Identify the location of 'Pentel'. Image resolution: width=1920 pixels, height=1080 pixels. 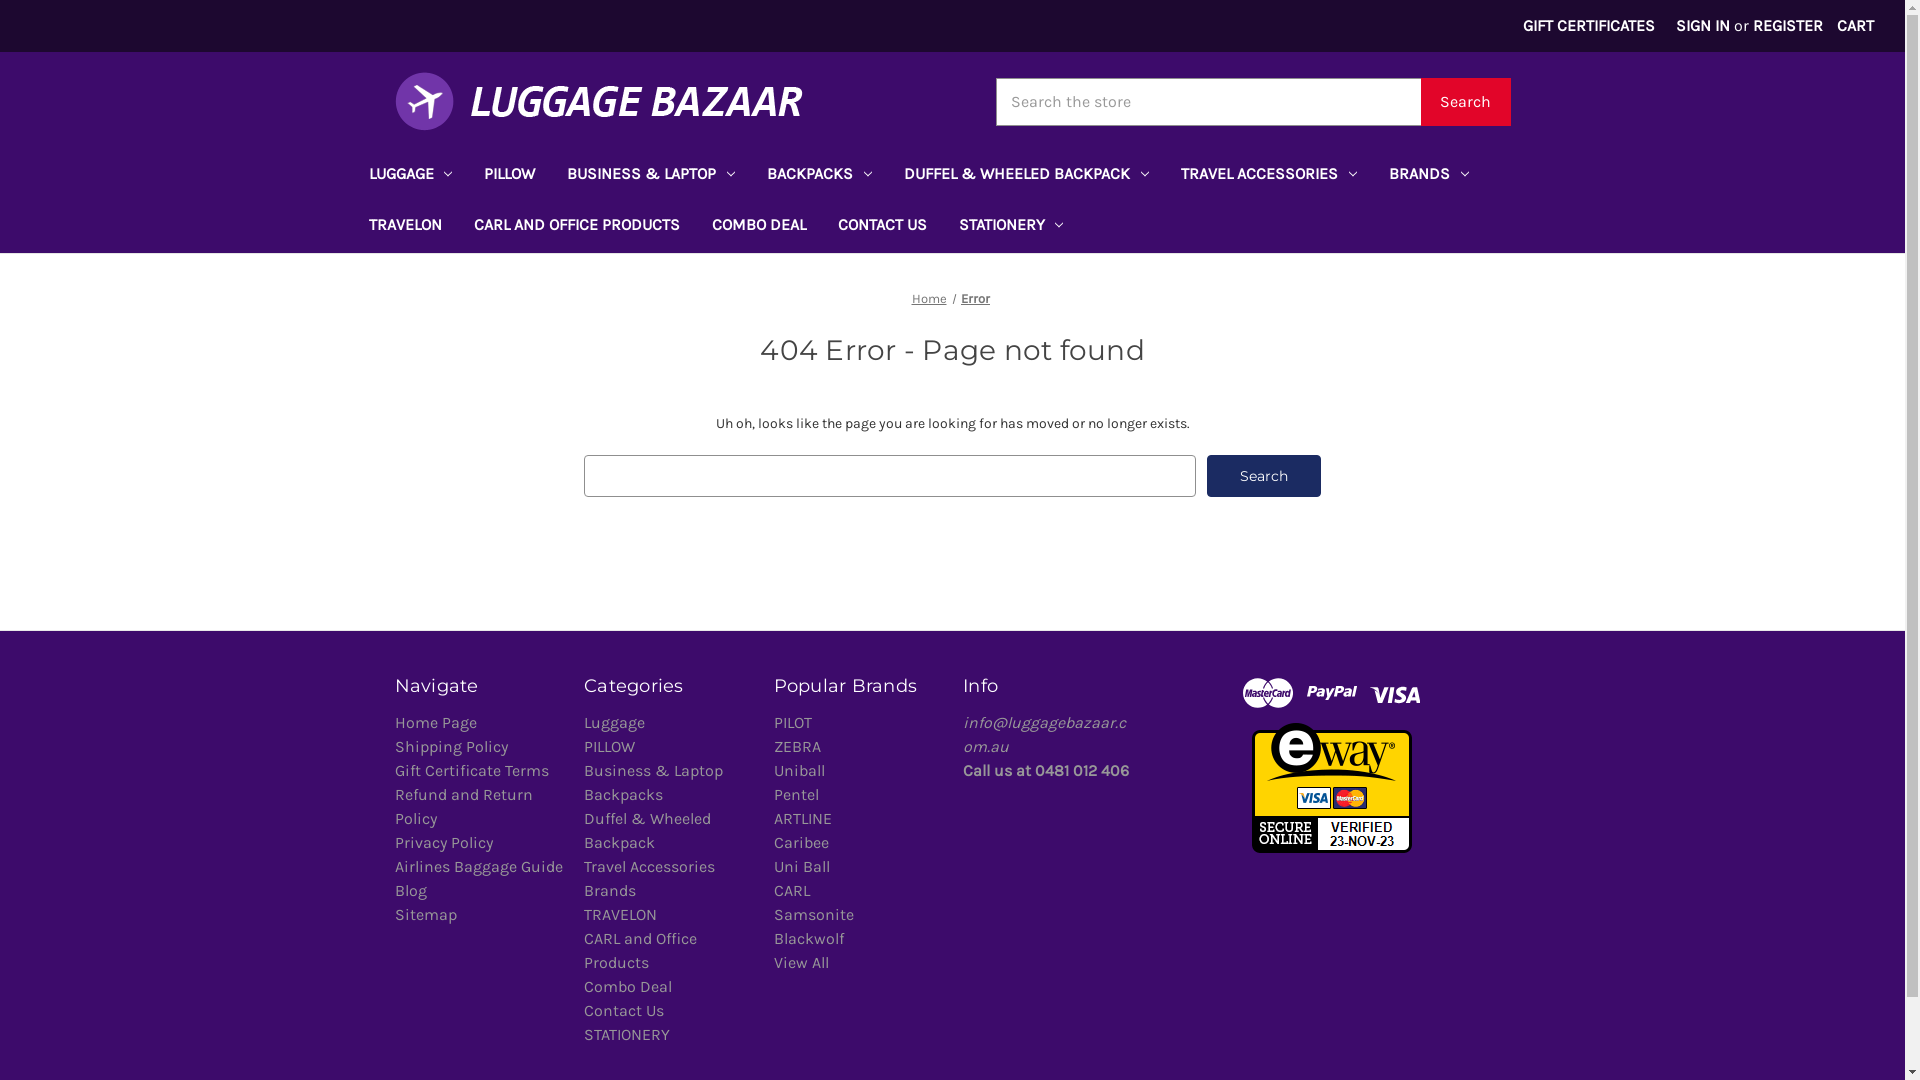
(772, 793).